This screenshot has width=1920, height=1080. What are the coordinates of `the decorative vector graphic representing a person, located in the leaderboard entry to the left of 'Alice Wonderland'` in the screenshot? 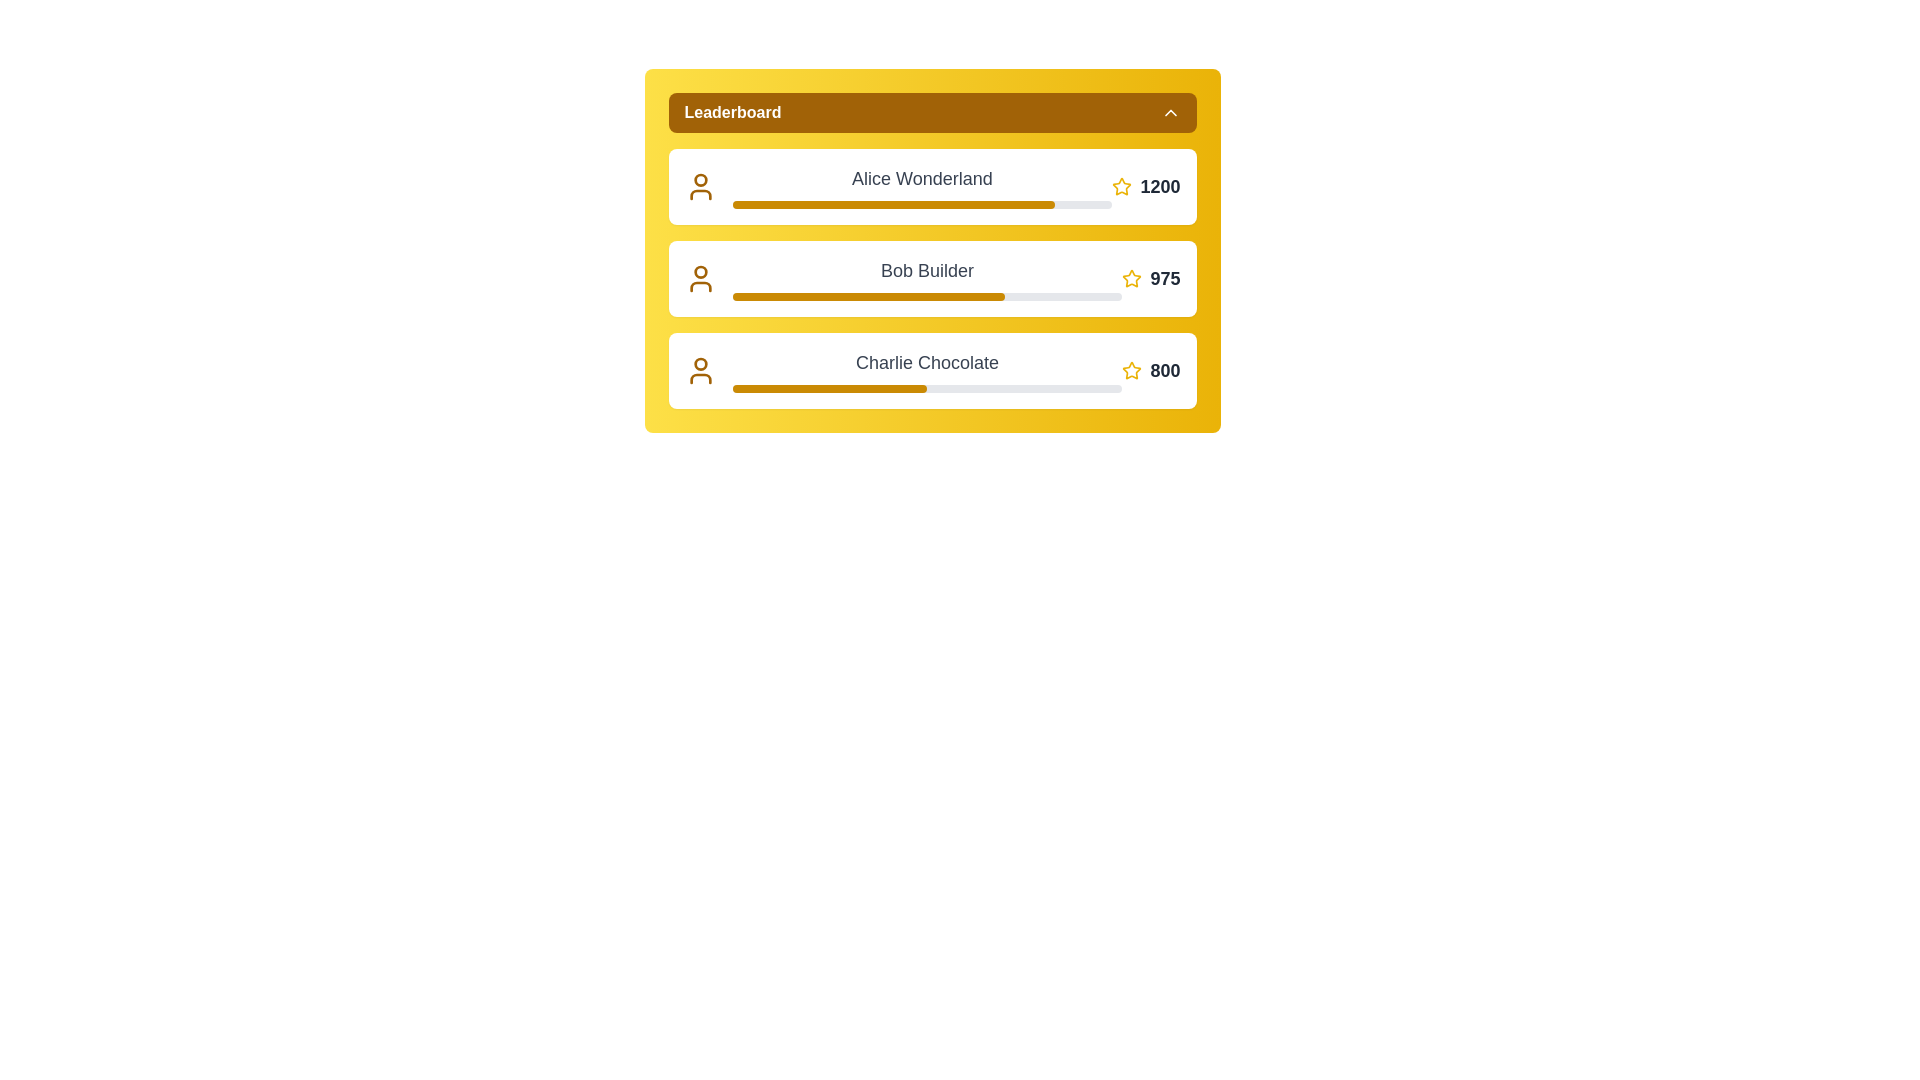 It's located at (700, 195).